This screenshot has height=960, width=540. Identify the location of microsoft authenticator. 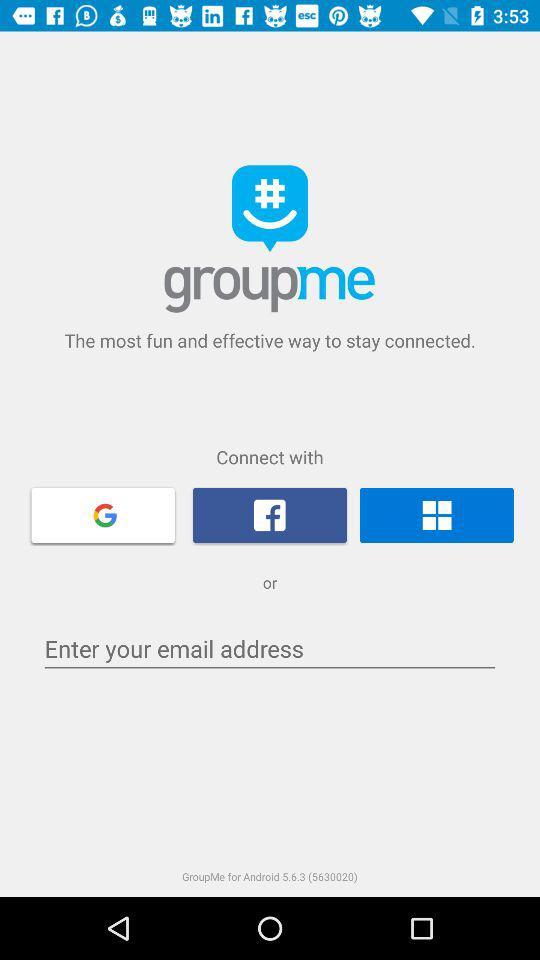
(435, 514).